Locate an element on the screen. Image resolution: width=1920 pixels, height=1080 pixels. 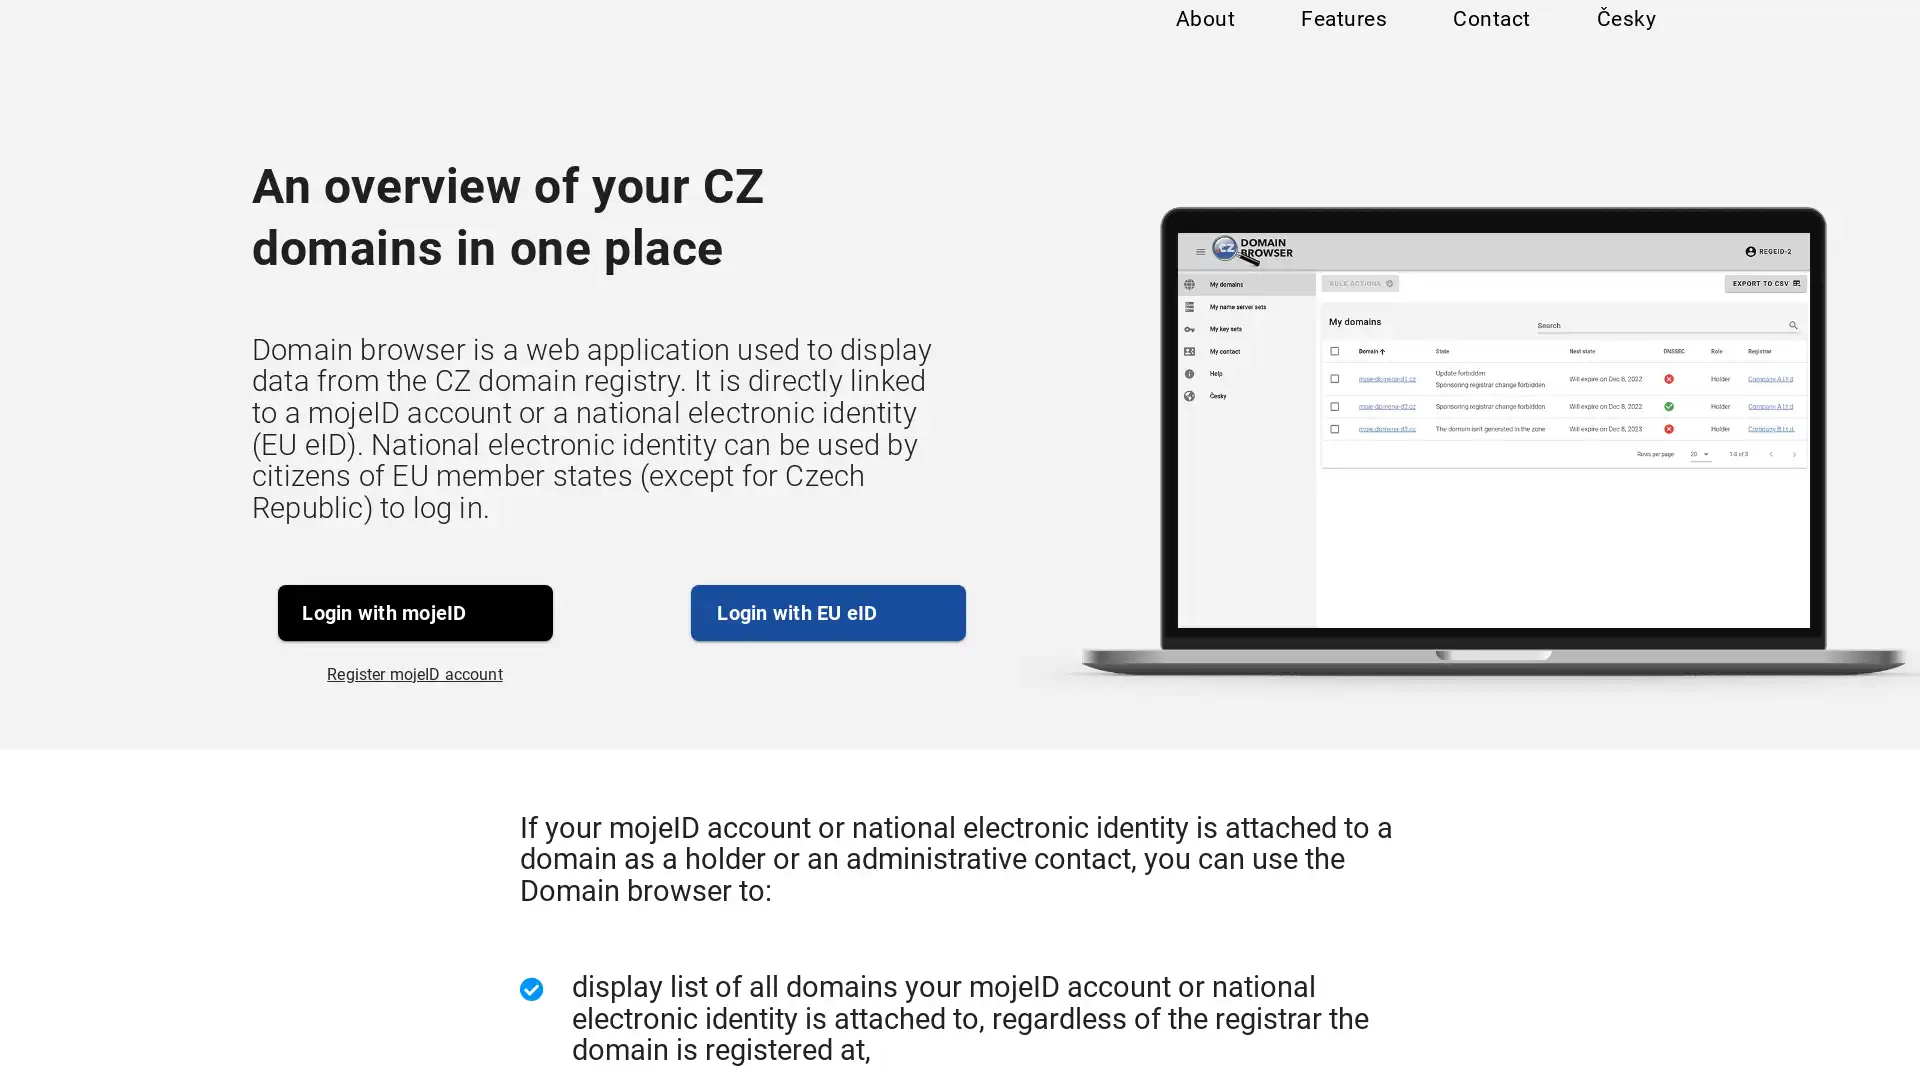
Contact is located at coordinates (1490, 42).